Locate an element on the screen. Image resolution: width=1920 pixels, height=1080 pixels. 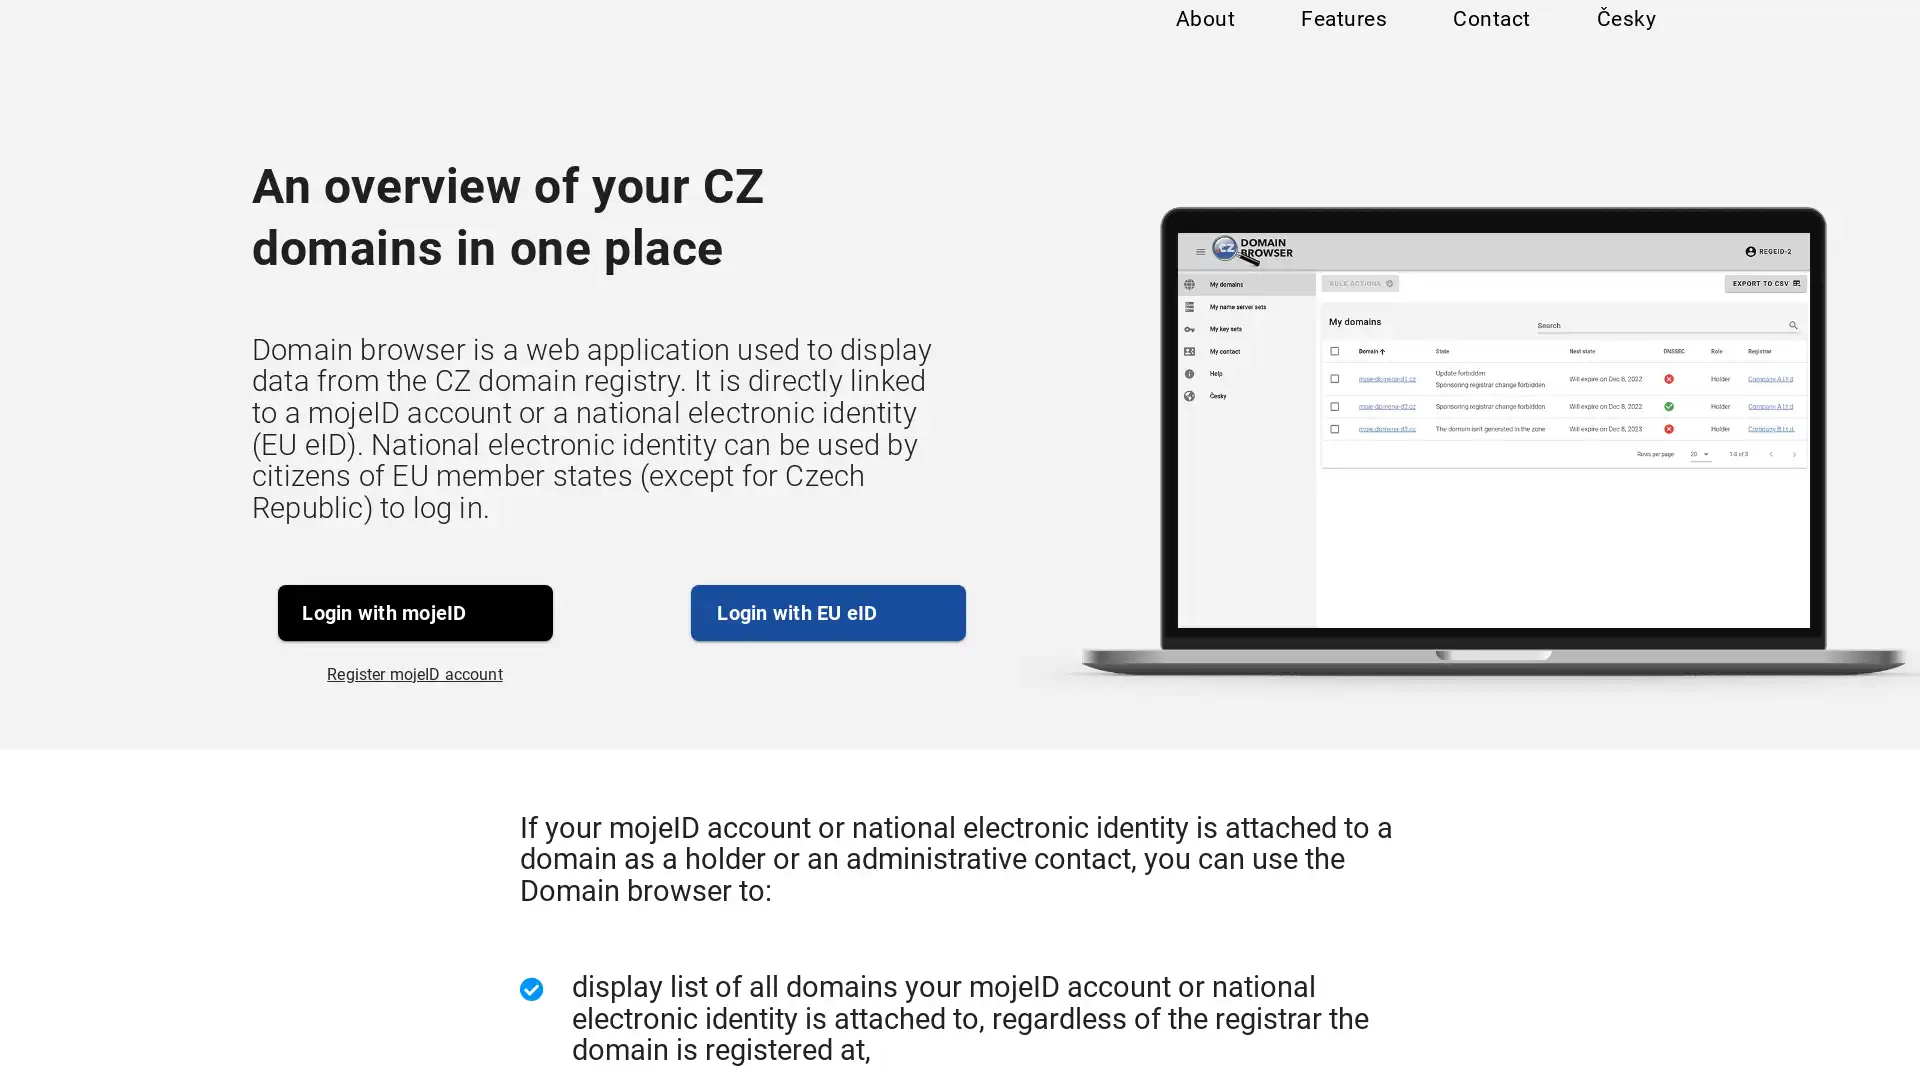
Contact is located at coordinates (1490, 42).